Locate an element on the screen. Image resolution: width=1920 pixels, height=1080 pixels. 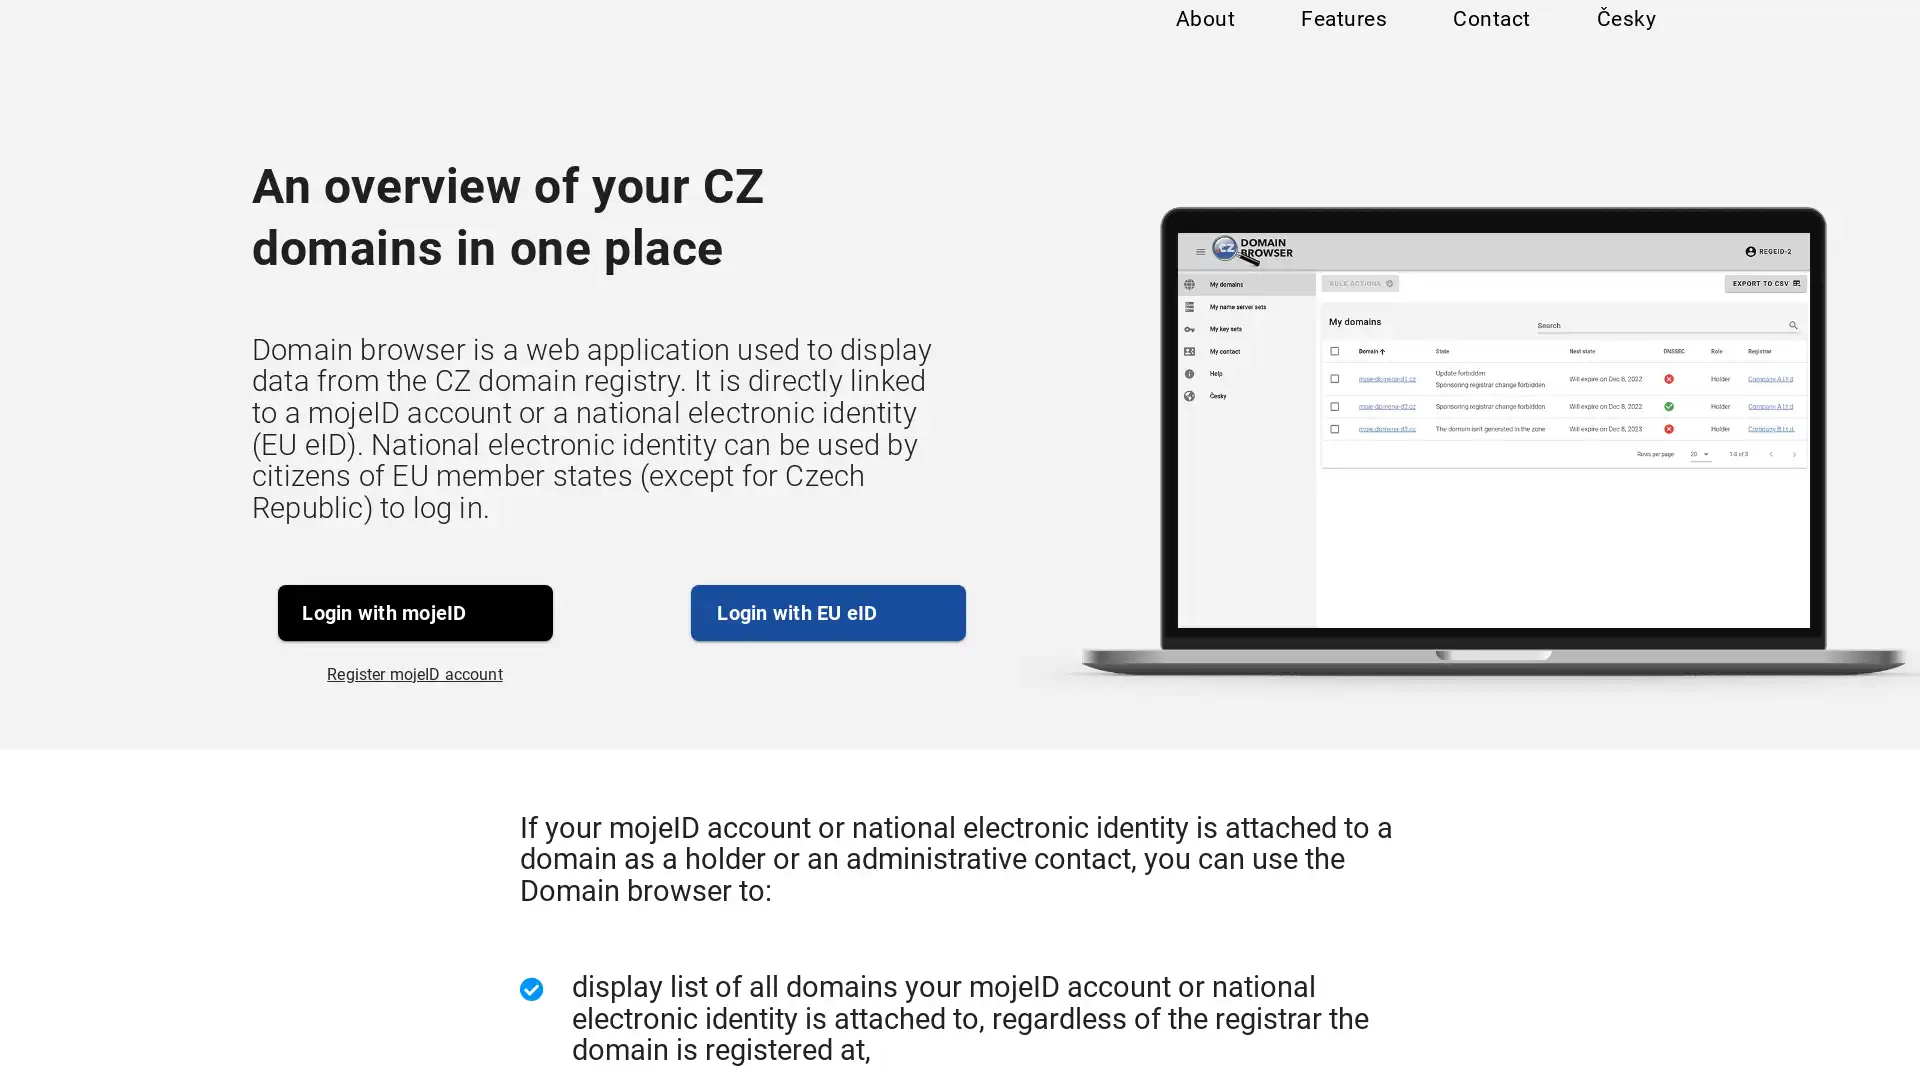
Contact is located at coordinates (1490, 42).